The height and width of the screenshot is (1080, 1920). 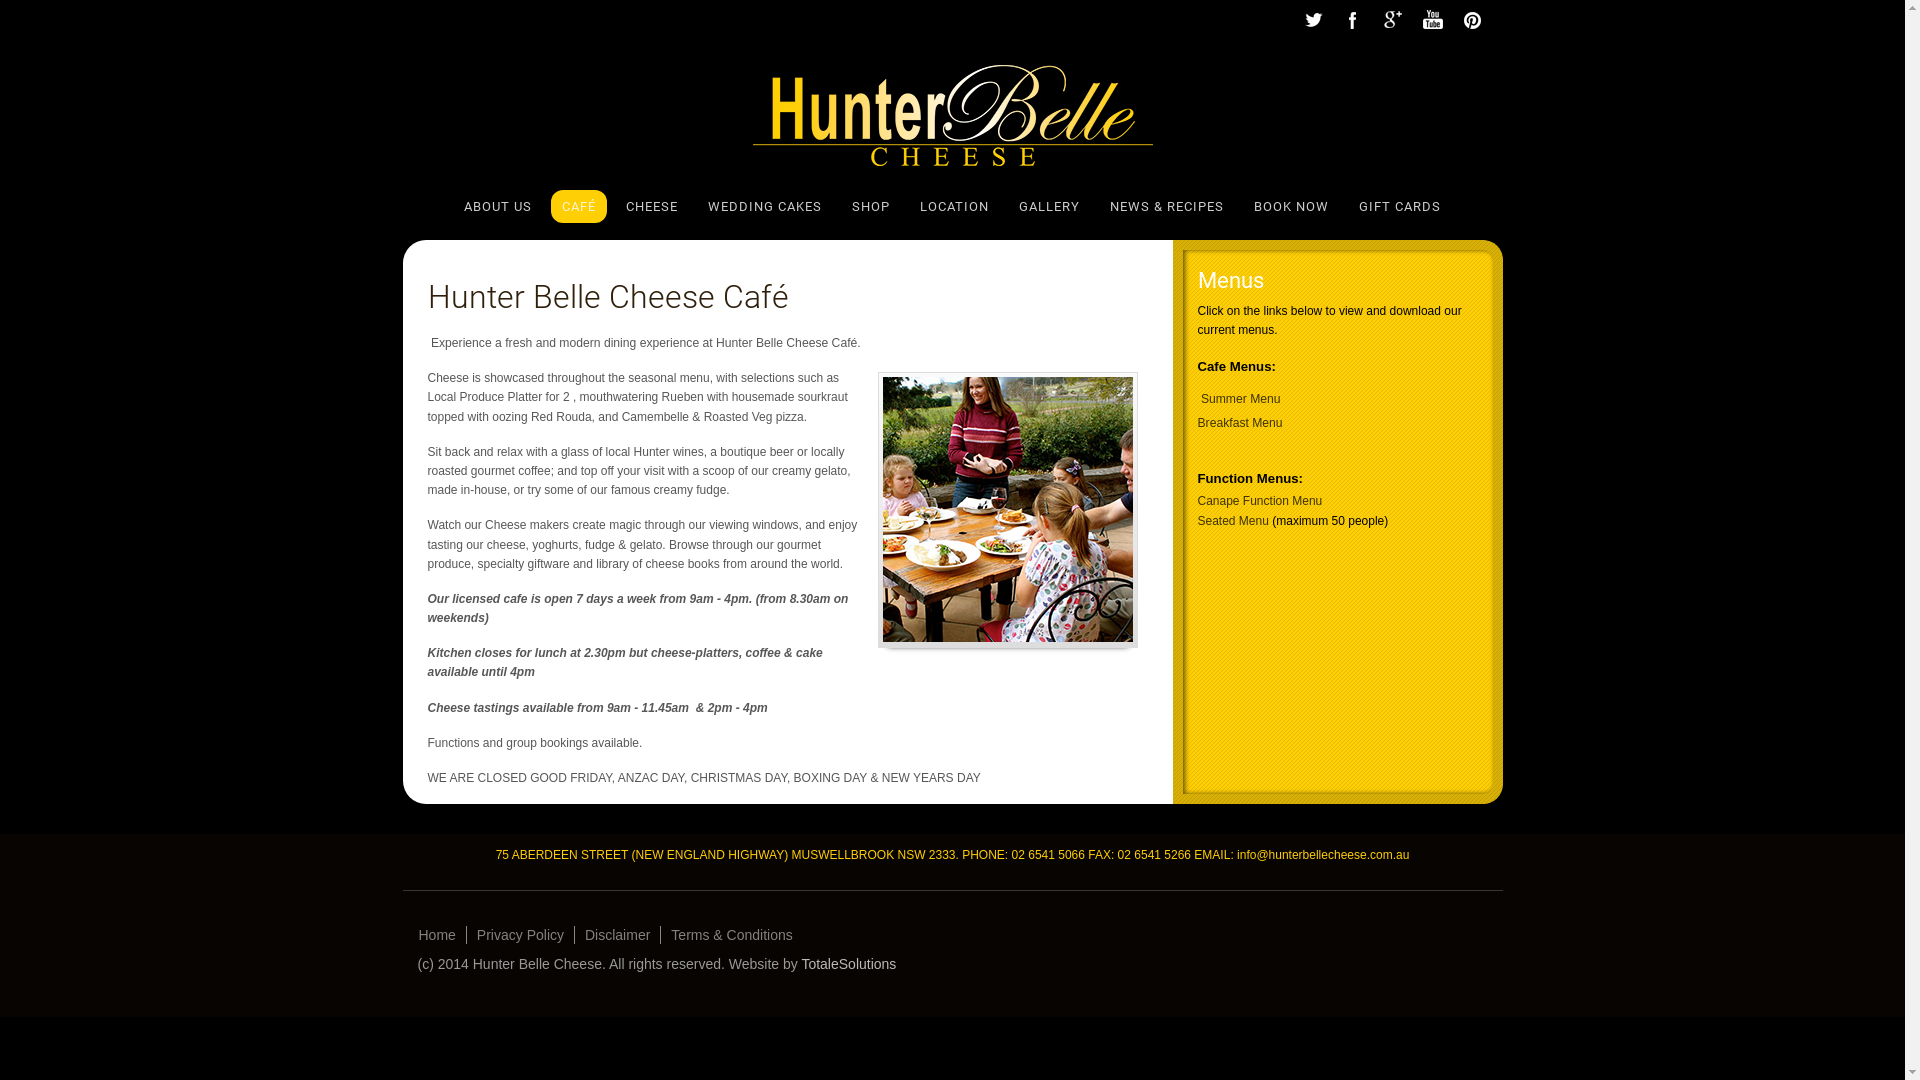 I want to click on 'TotaleSolutions', so click(x=848, y=963).